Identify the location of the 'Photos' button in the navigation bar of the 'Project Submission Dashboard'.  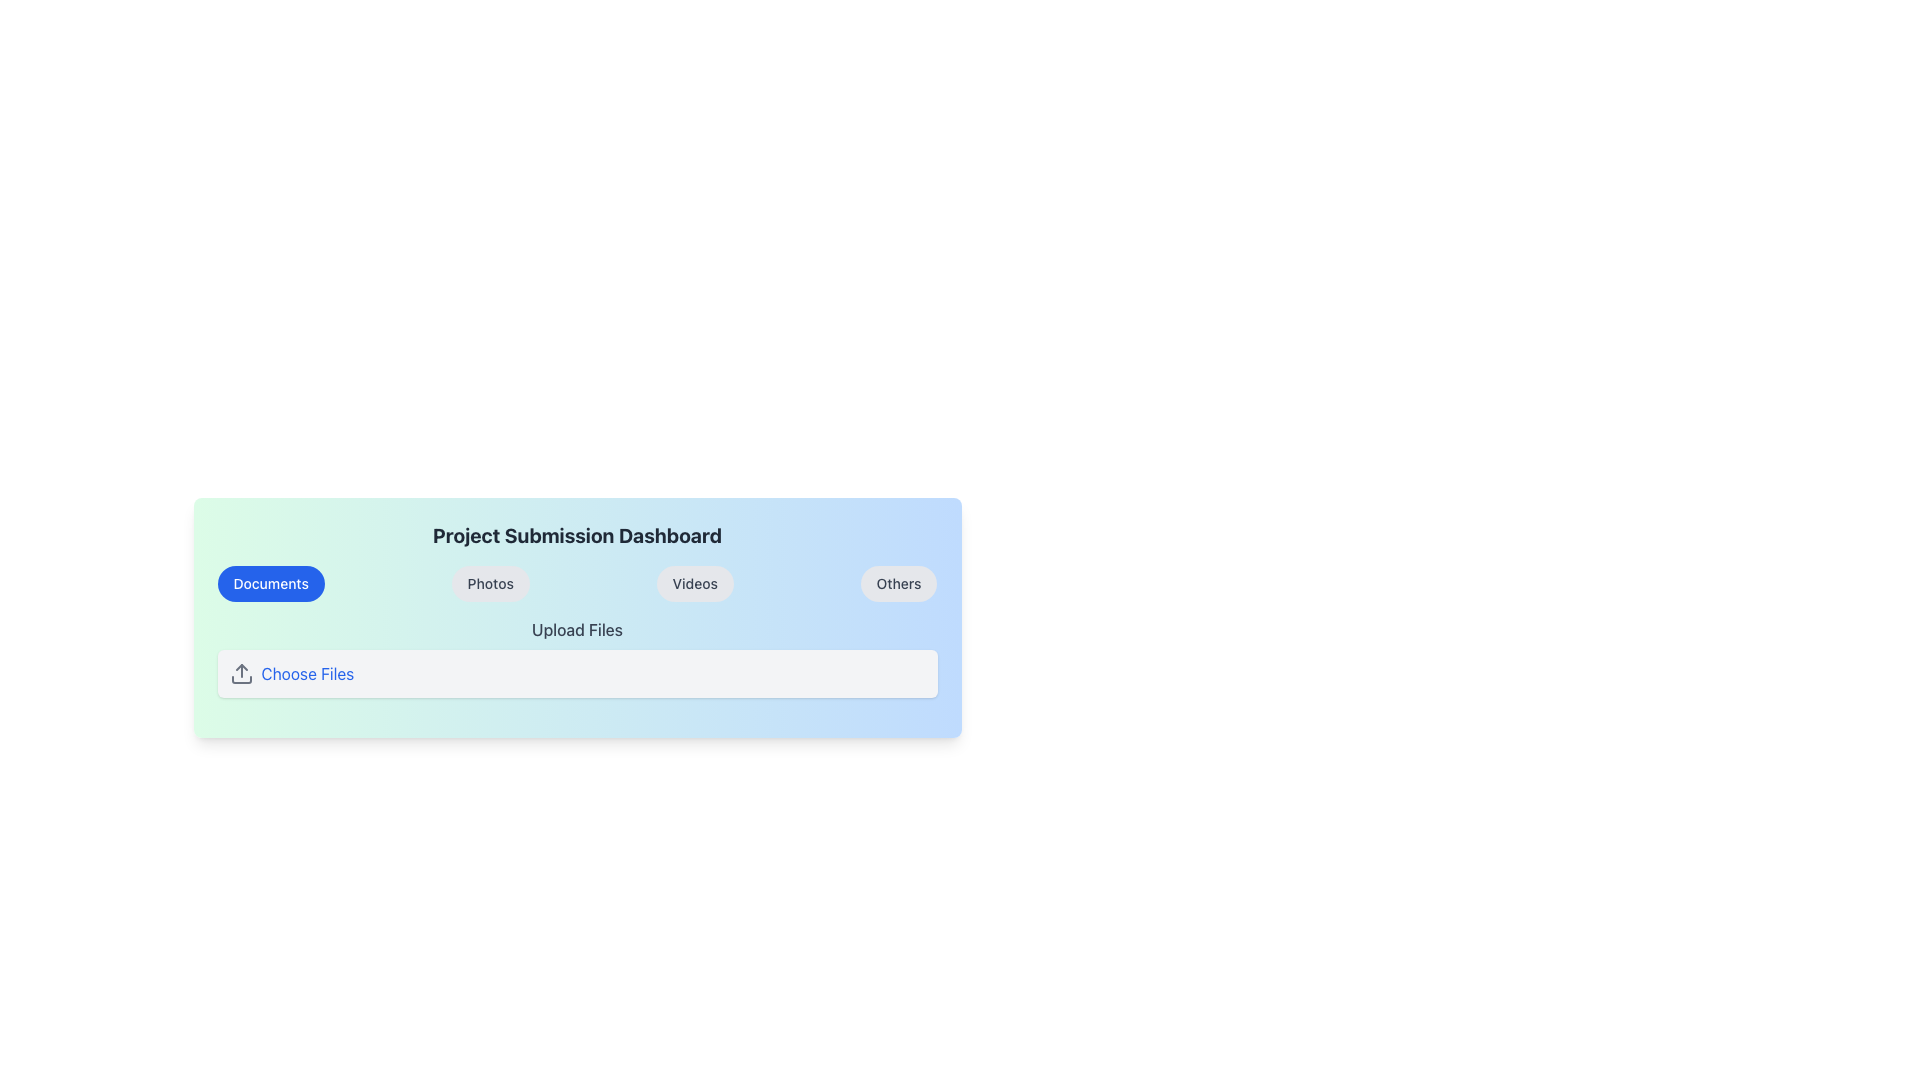
(576, 583).